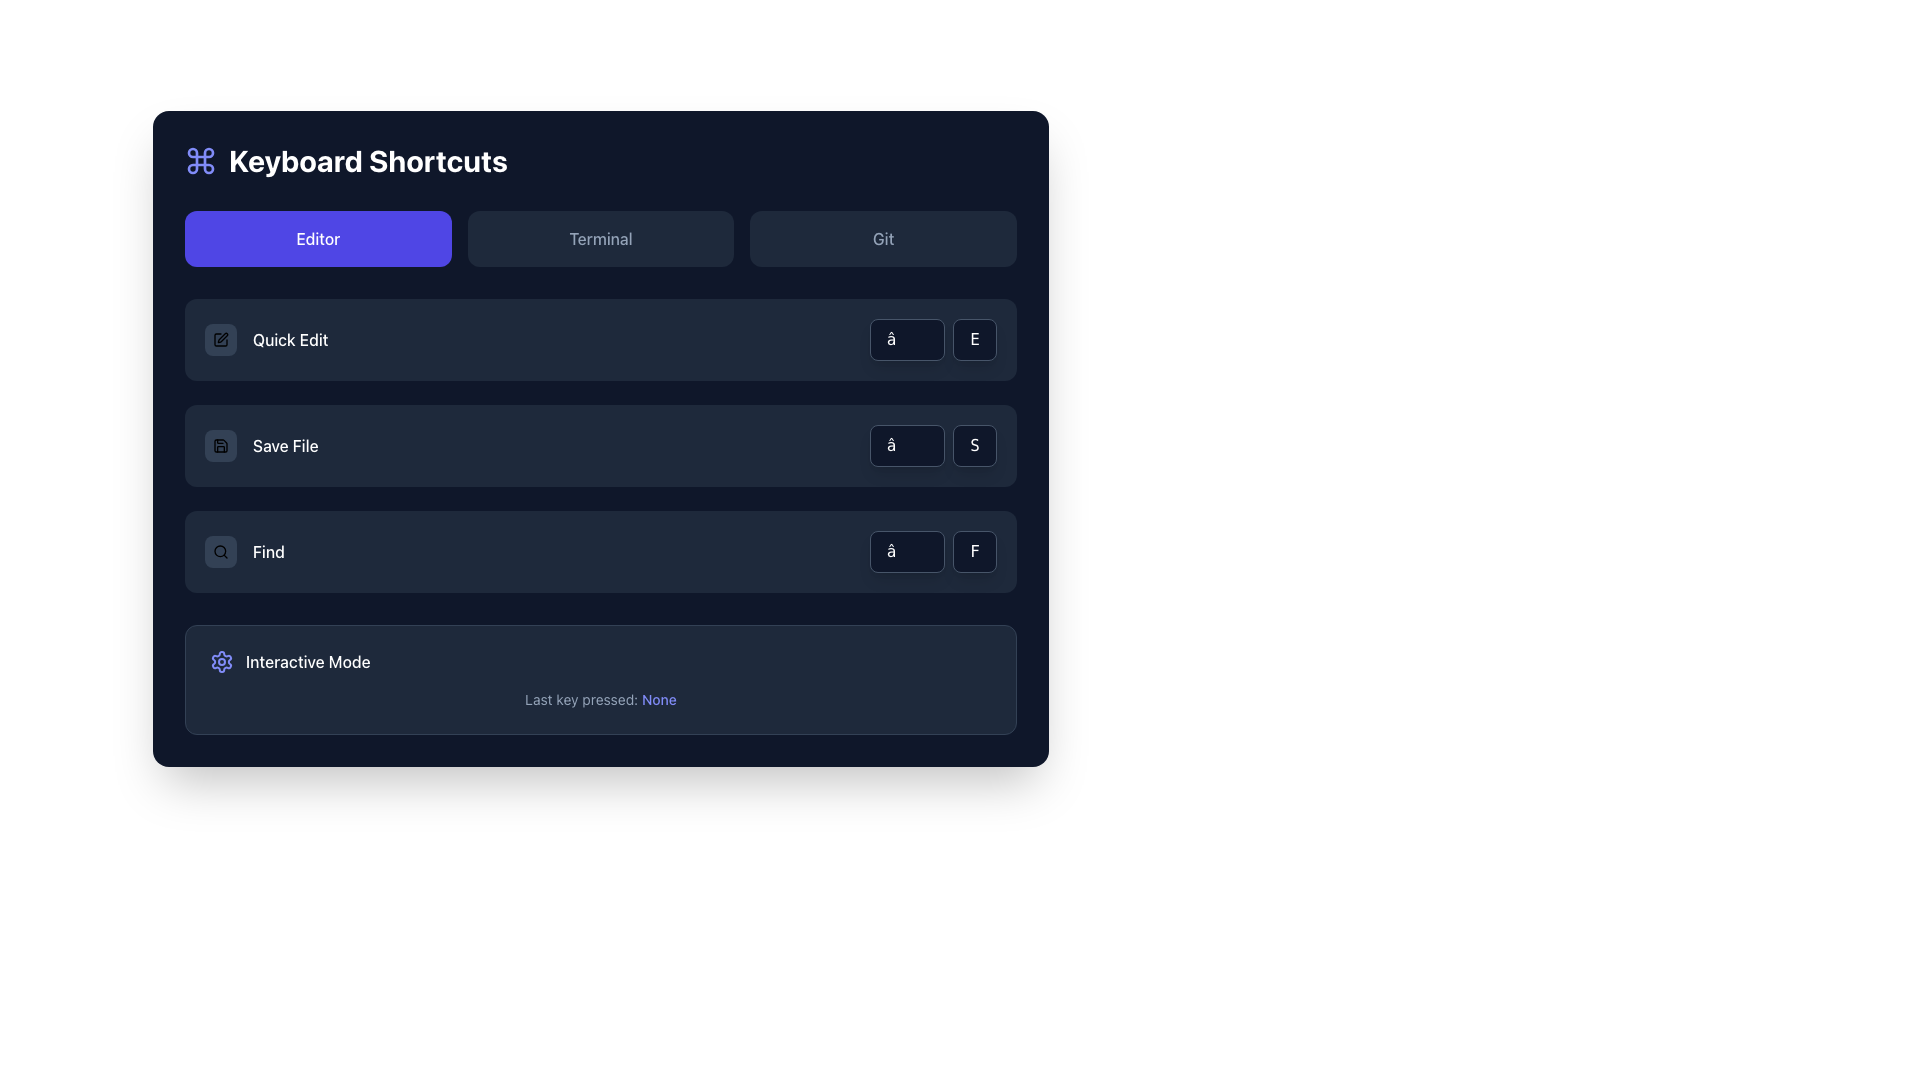 The width and height of the screenshot is (1920, 1080). I want to click on to select an item from the Navigation menu located beneath the 'Keyboard Shortcuts' header, which includes 'Editor', 'Terminal', and 'Git', so click(599, 238).